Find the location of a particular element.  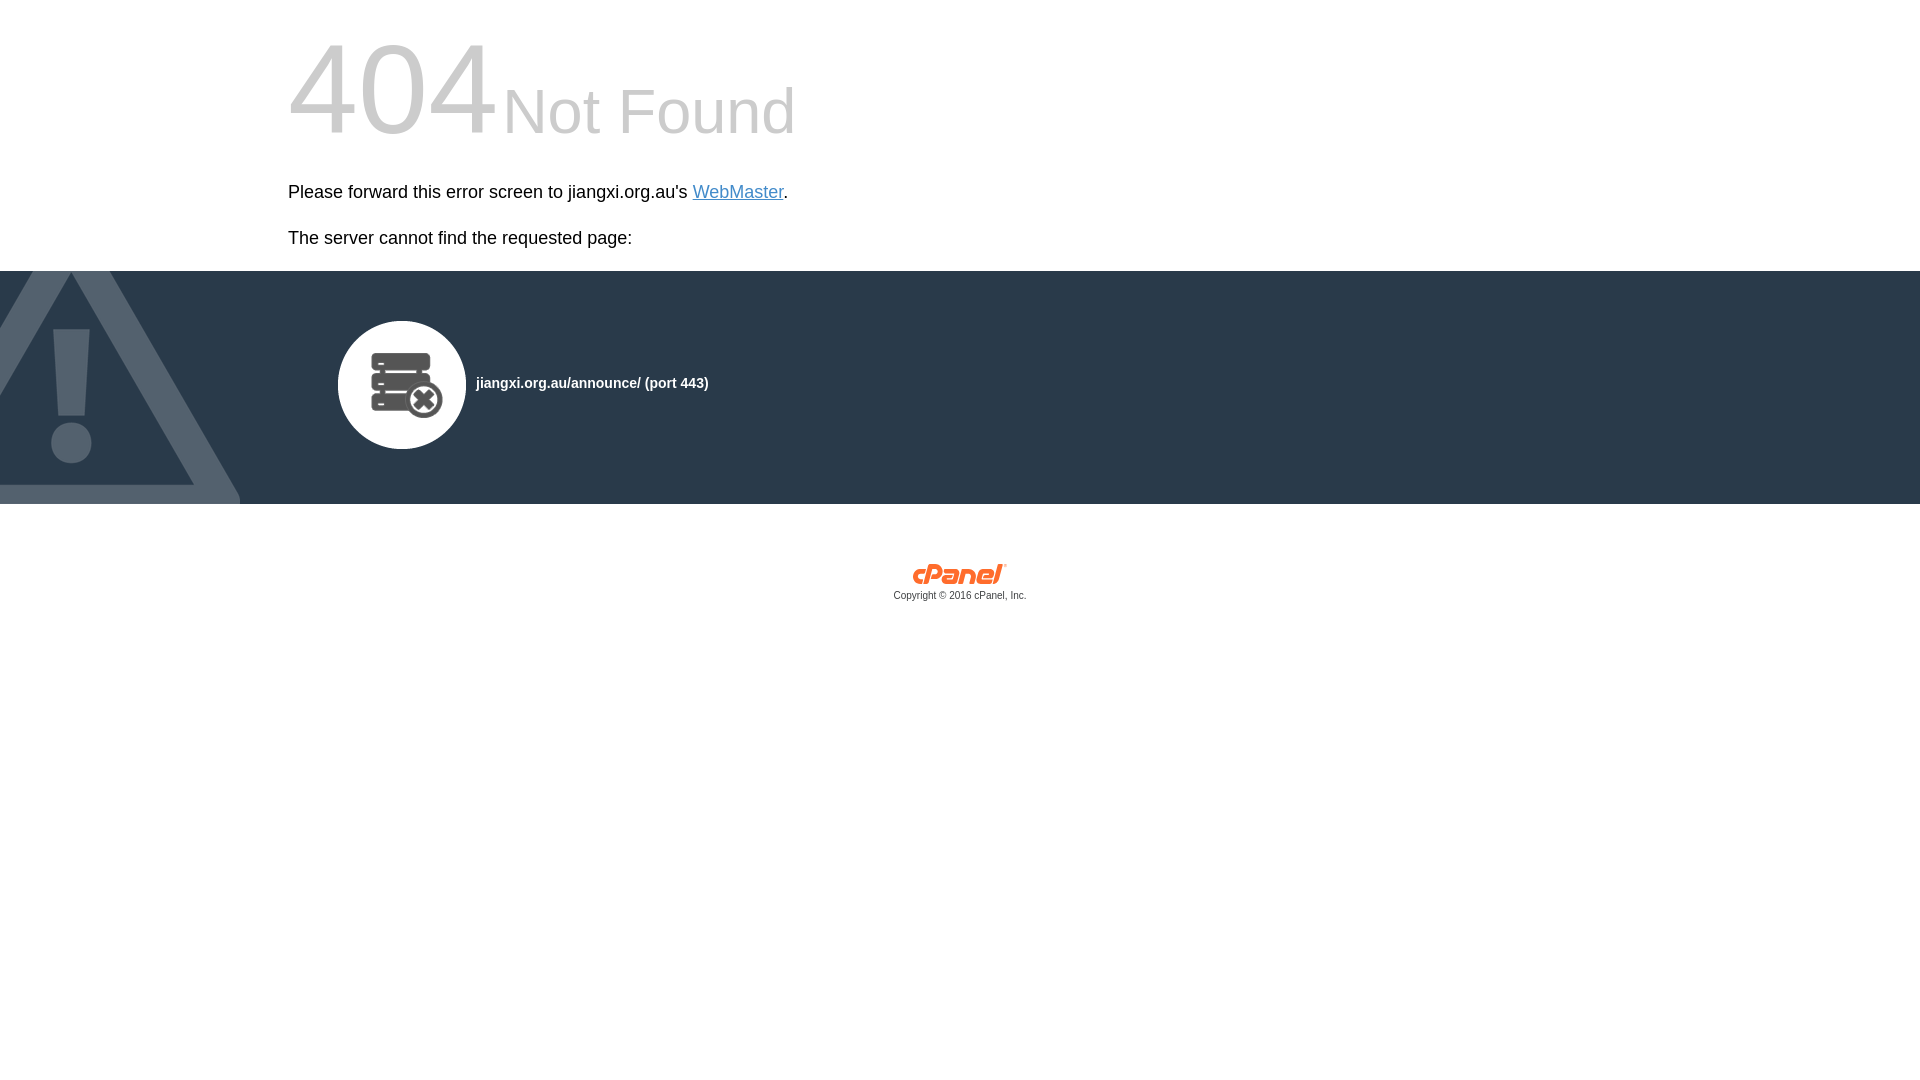

'WebMaster' is located at coordinates (737, 192).